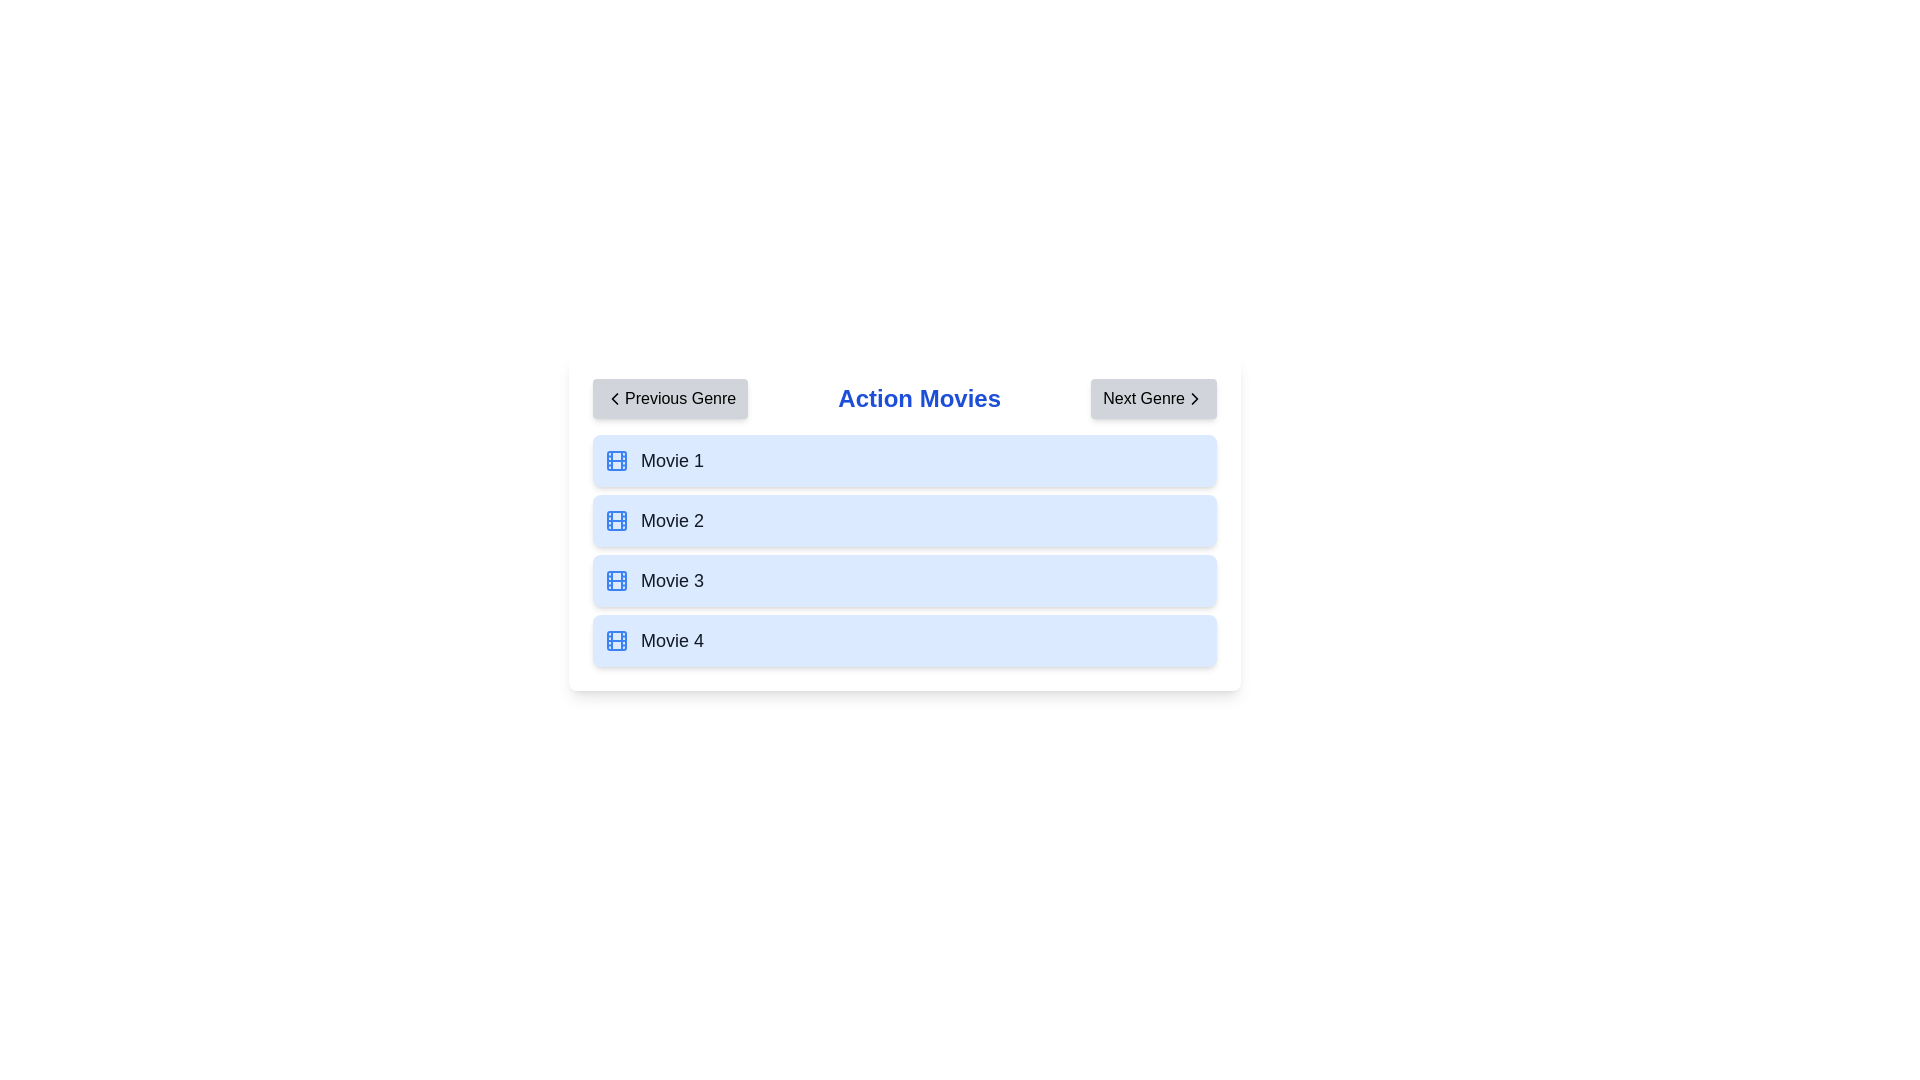 The width and height of the screenshot is (1920, 1080). What do you see at coordinates (616, 519) in the screenshot?
I see `the movie icon located in the left portion of the second row of entries in the 'Action Movies' section, just to the left of the text 'Movie 2'` at bounding box center [616, 519].